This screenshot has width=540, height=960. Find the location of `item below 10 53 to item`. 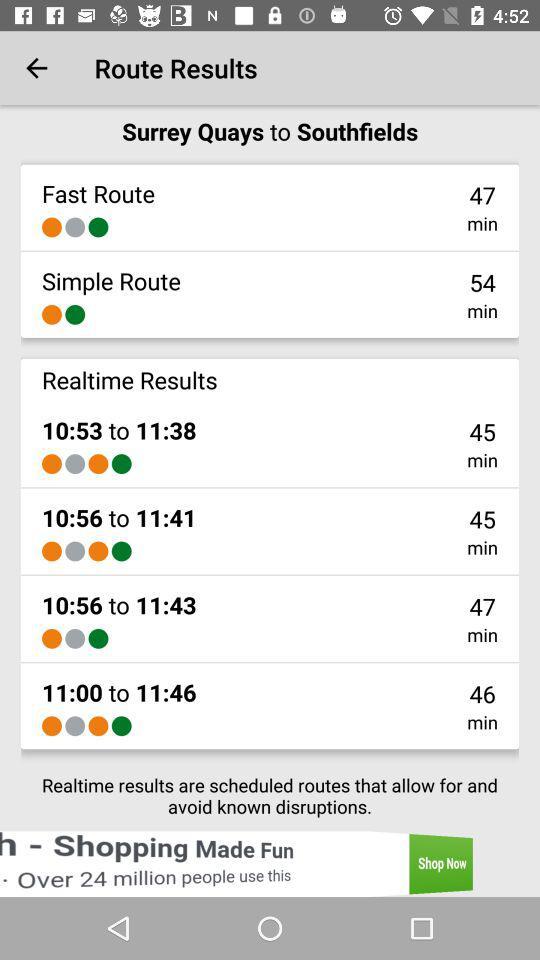

item below 10 53 to item is located at coordinates (74, 464).